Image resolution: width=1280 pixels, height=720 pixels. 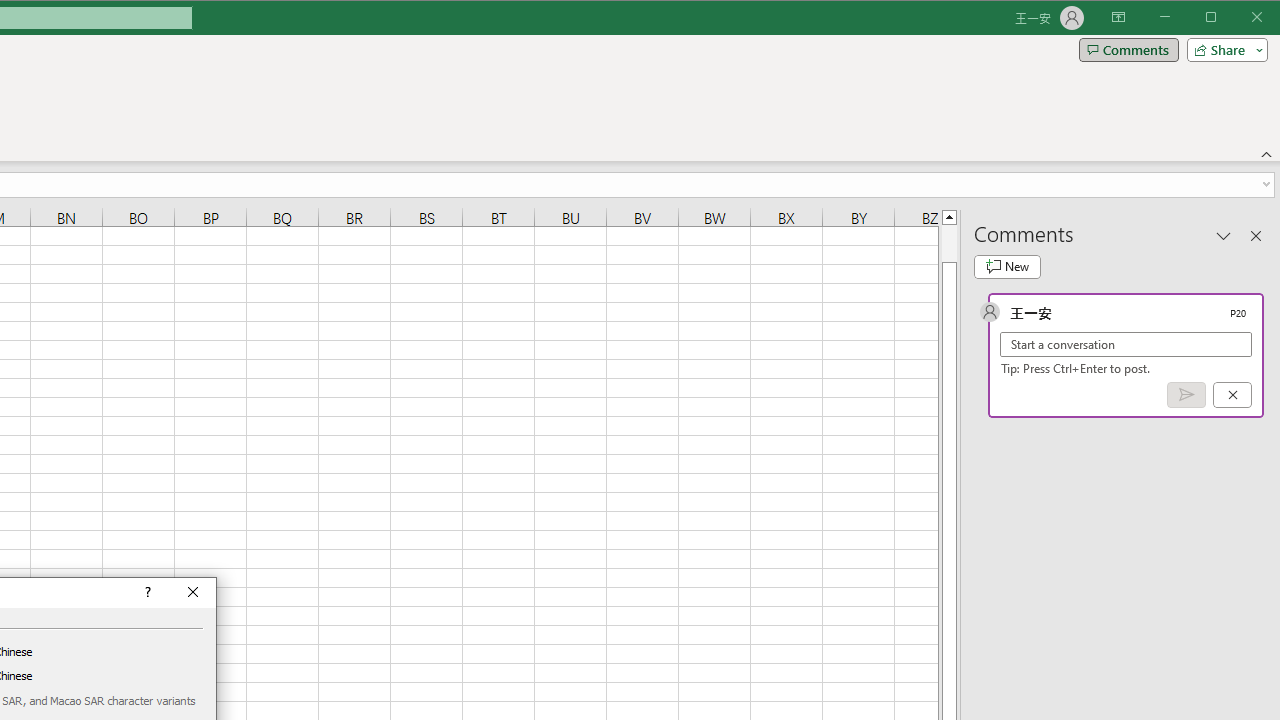 What do you see at coordinates (1255, 234) in the screenshot?
I see `'Close pane'` at bounding box center [1255, 234].